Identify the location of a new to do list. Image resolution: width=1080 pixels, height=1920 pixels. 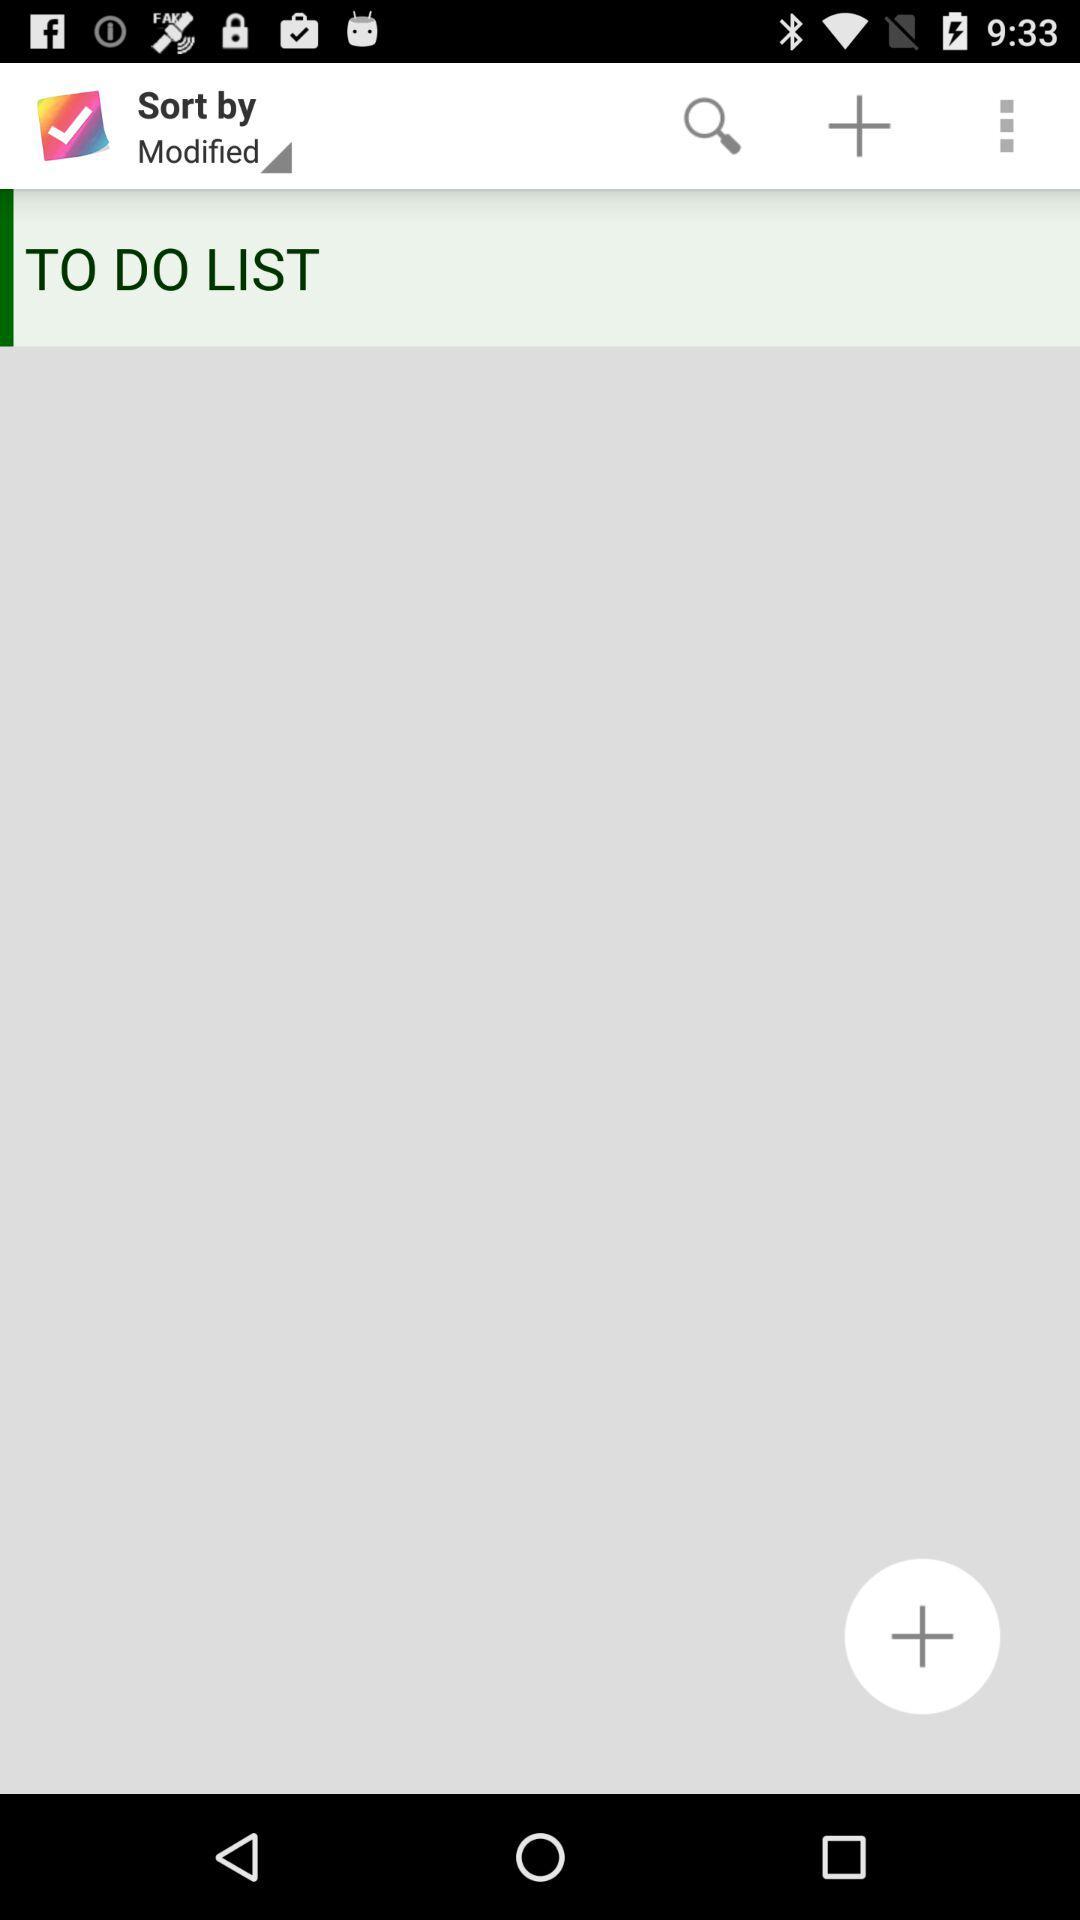
(922, 1636).